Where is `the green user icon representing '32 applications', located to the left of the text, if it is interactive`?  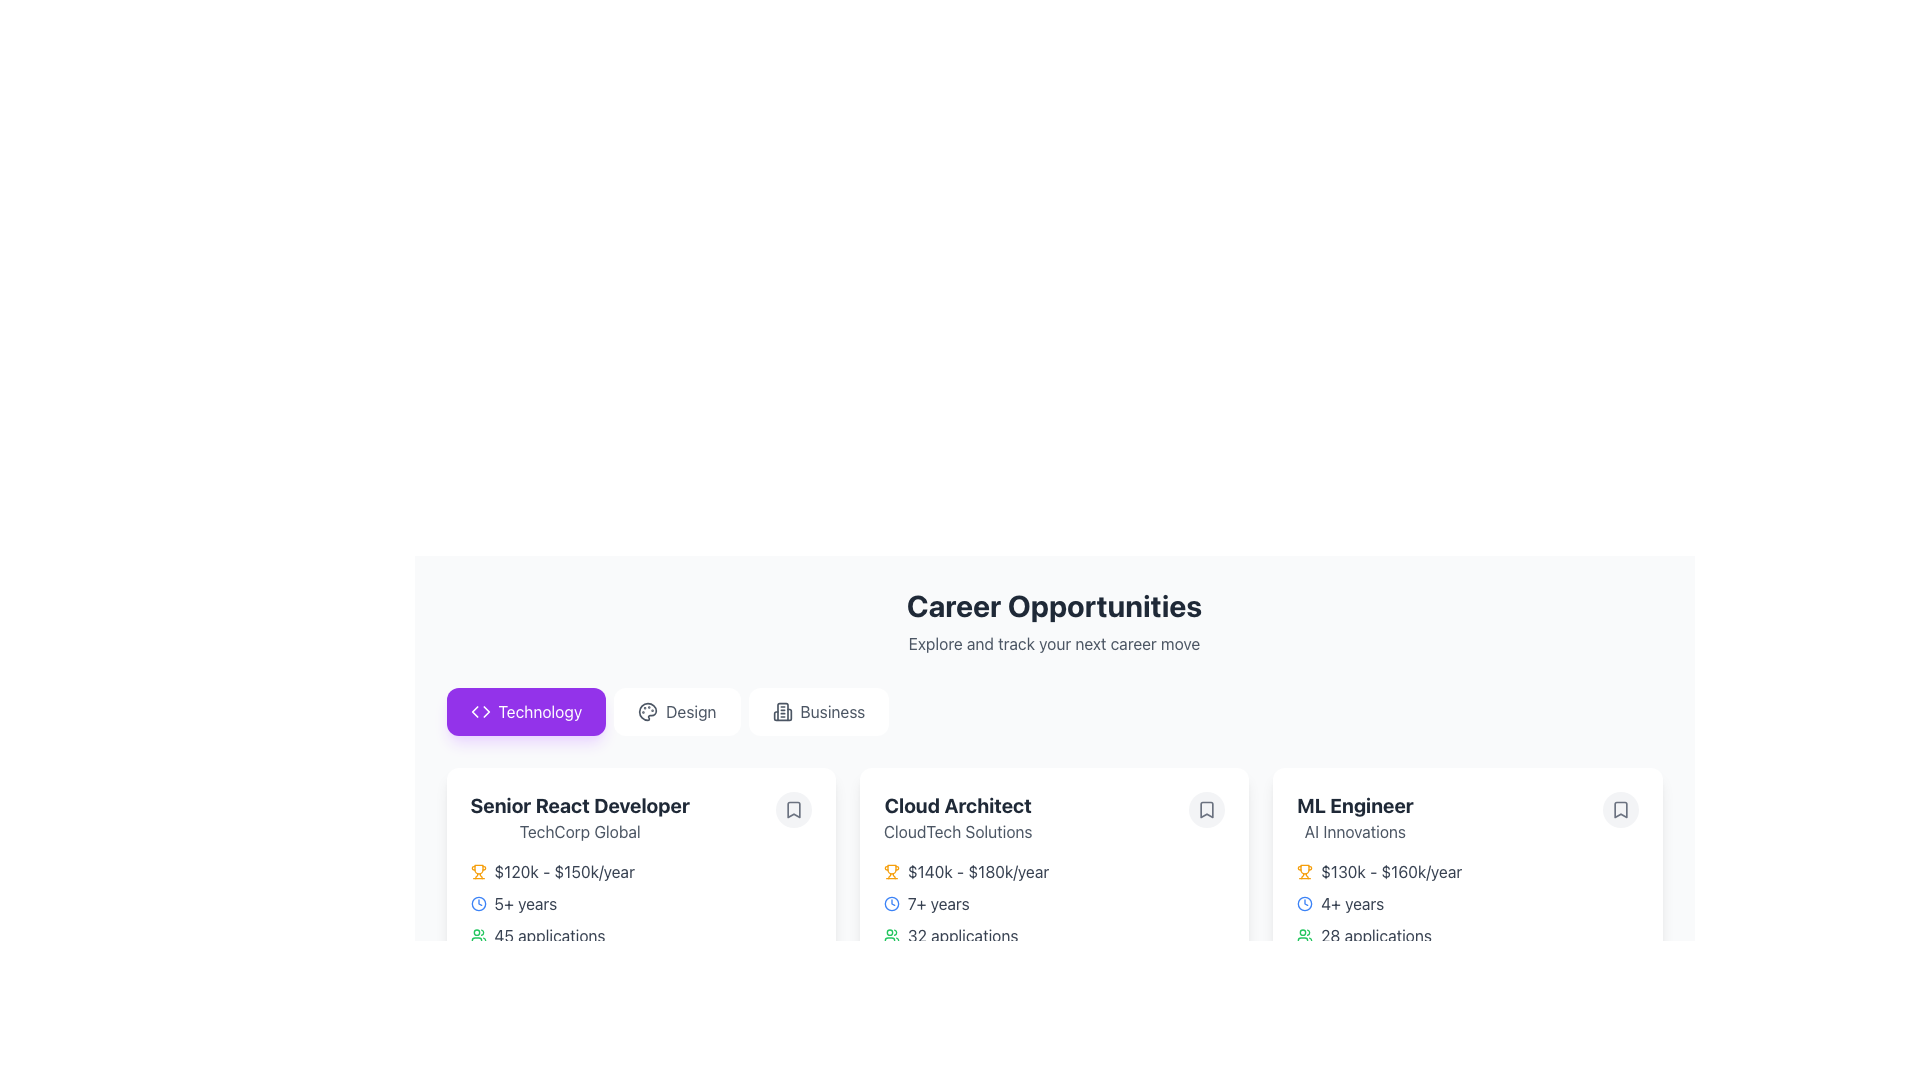
the green user icon representing '32 applications', located to the left of the text, if it is interactive is located at coordinates (890, 936).